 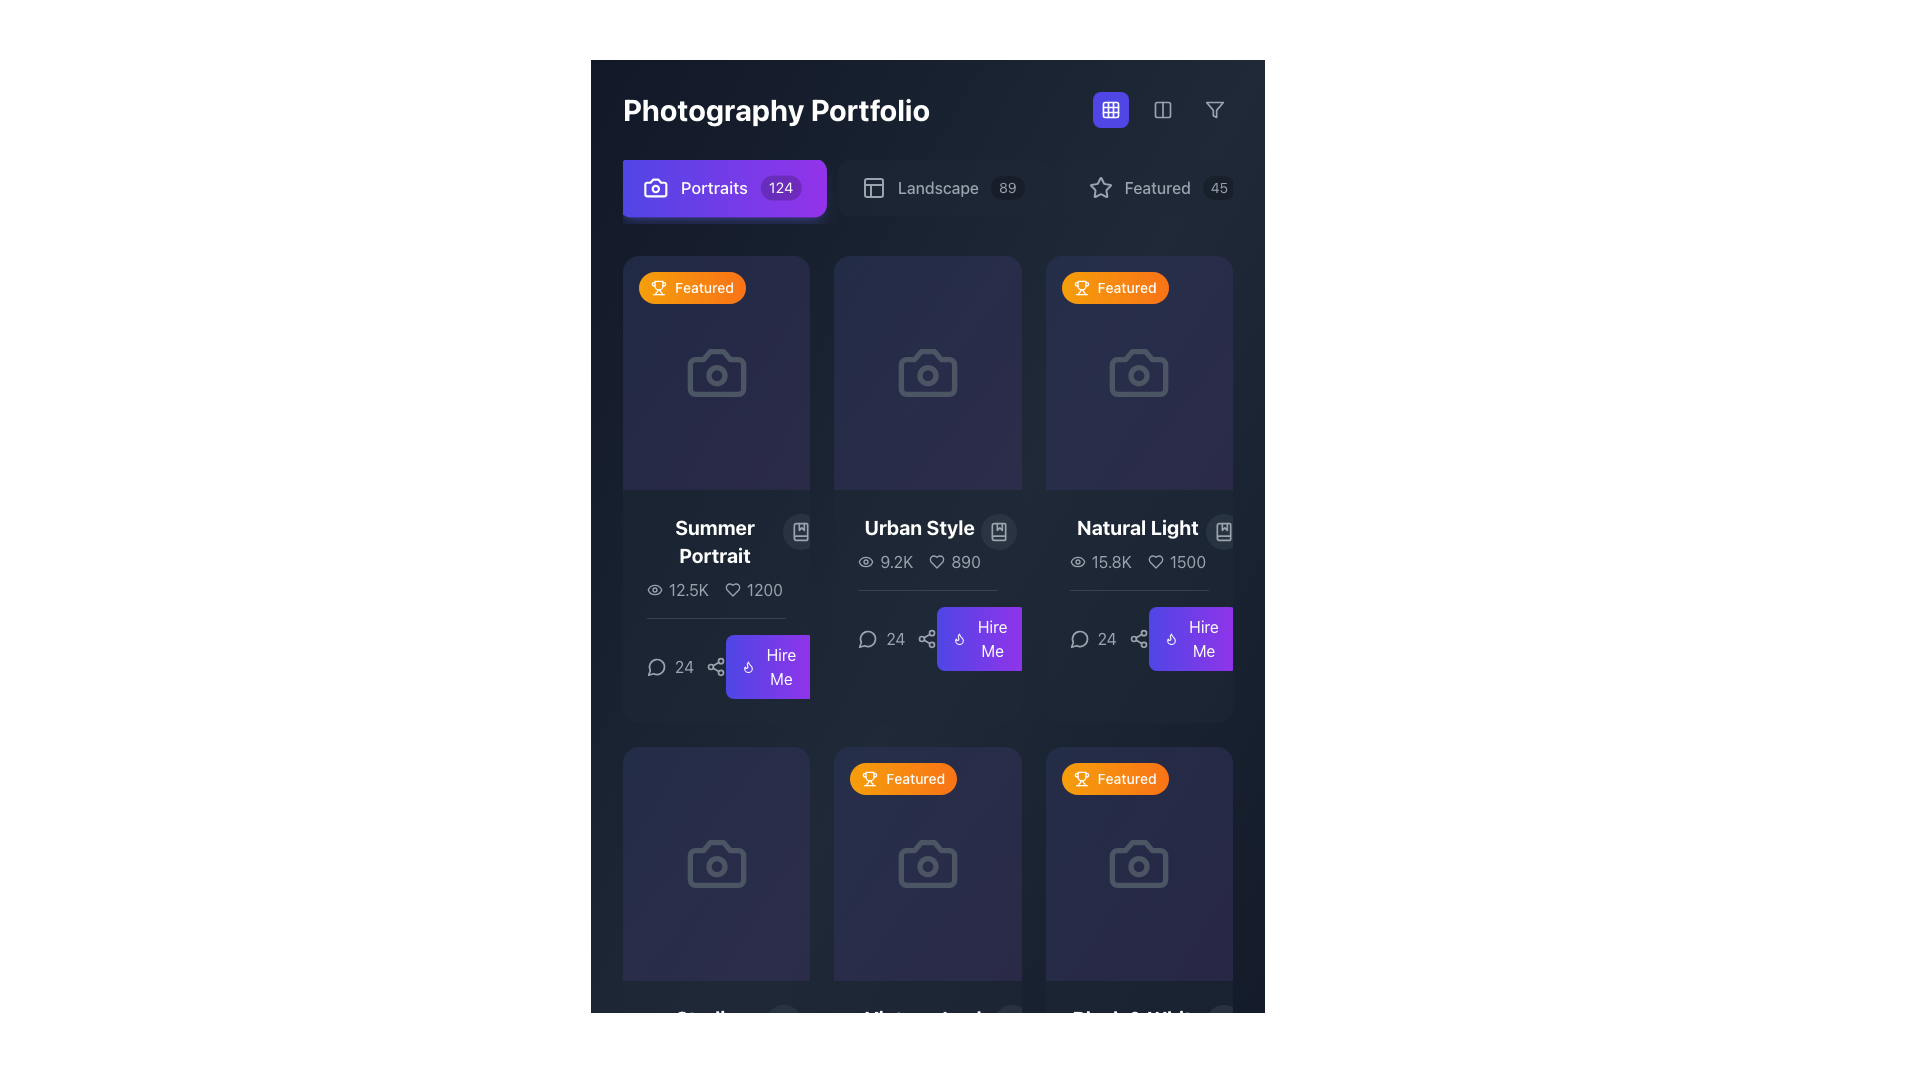 What do you see at coordinates (1162, 110) in the screenshot?
I see `the middle button in the group of three icons at the top-right corner of the interface` at bounding box center [1162, 110].